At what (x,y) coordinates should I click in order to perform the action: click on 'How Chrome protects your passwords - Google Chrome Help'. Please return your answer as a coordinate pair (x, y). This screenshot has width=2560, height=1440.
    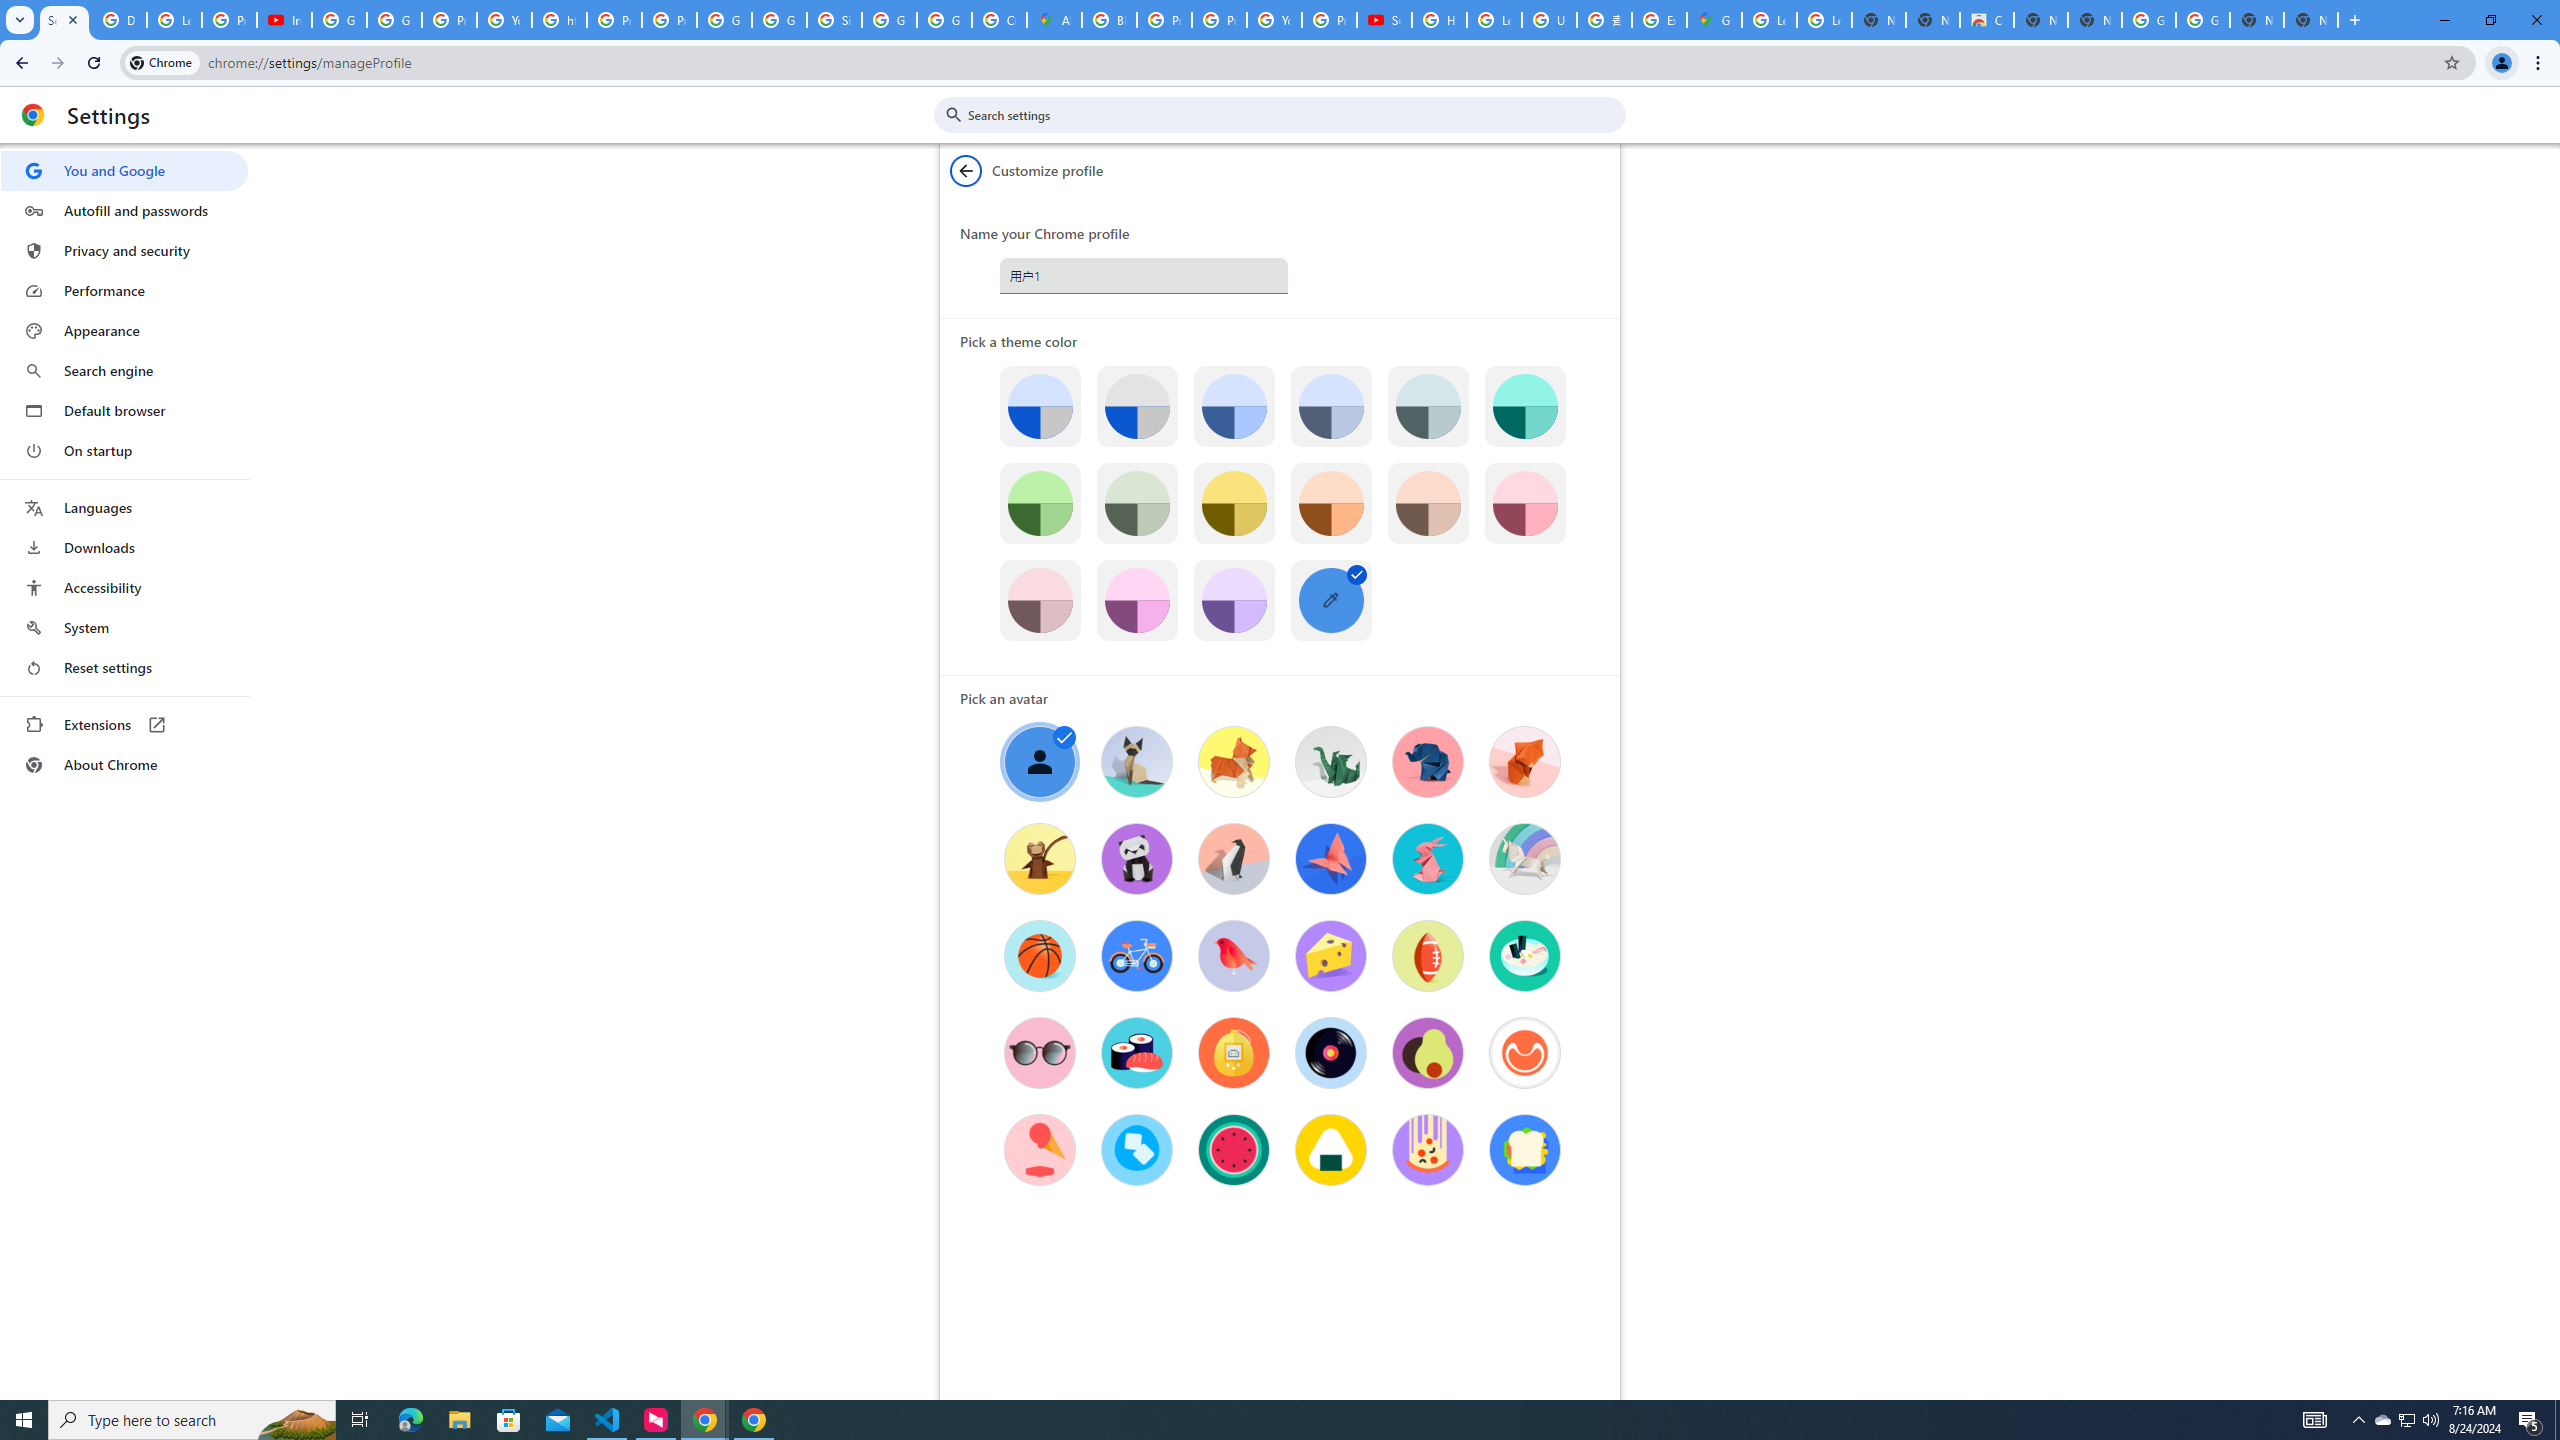
    Looking at the image, I should click on (1439, 19).